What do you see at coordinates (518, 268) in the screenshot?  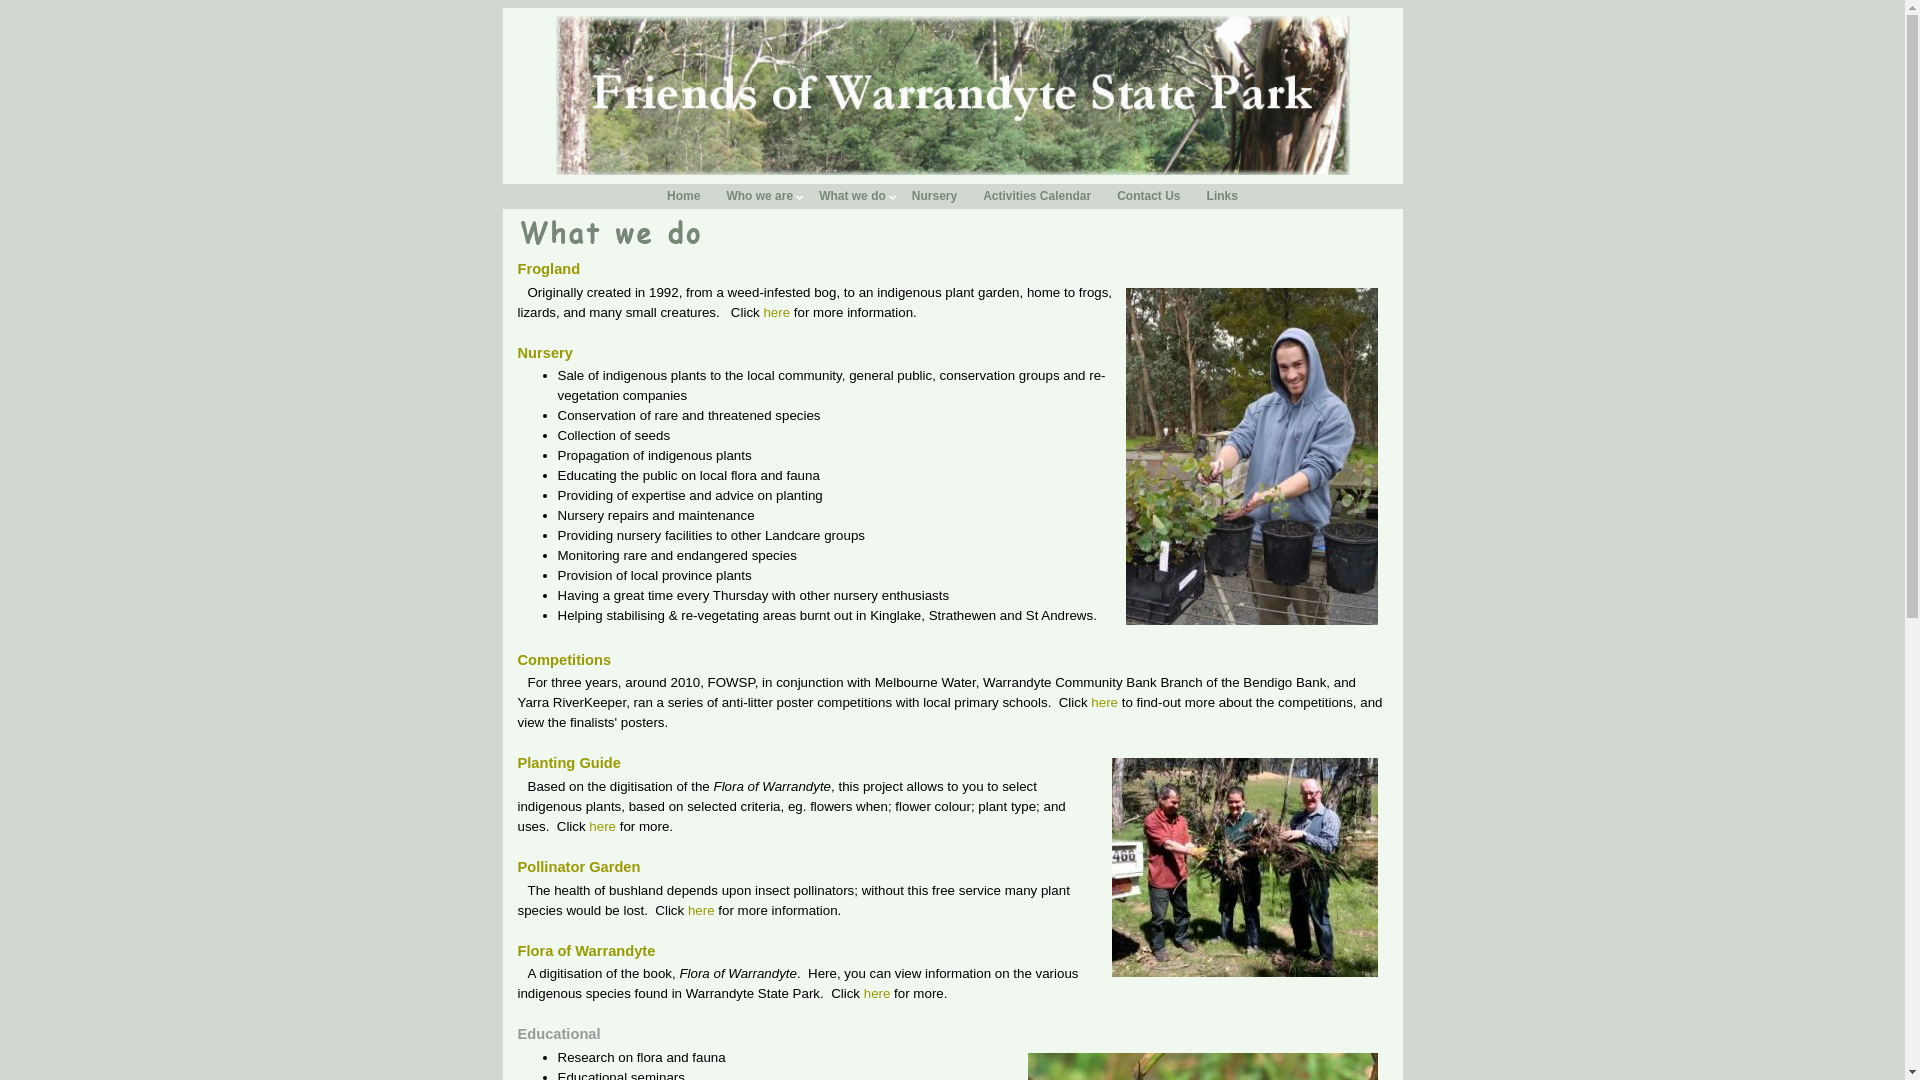 I see `'Frogland'` at bounding box center [518, 268].